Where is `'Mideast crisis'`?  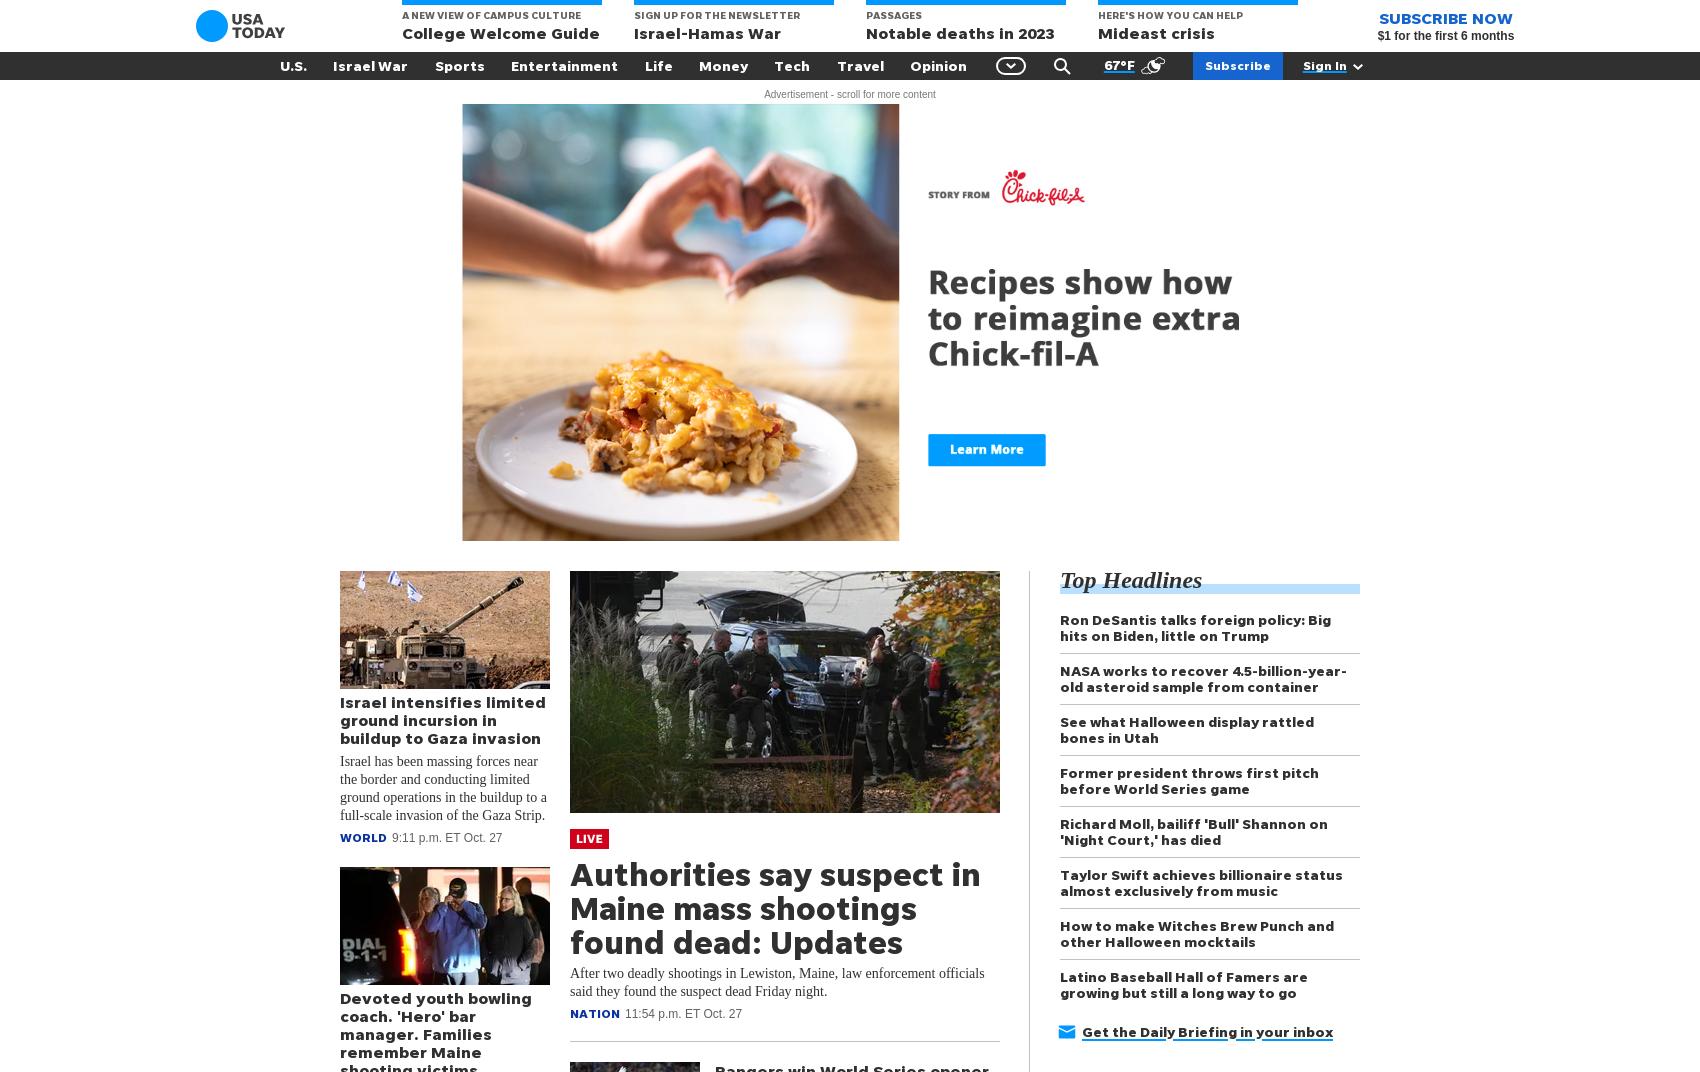
'Mideast crisis' is located at coordinates (1098, 32).